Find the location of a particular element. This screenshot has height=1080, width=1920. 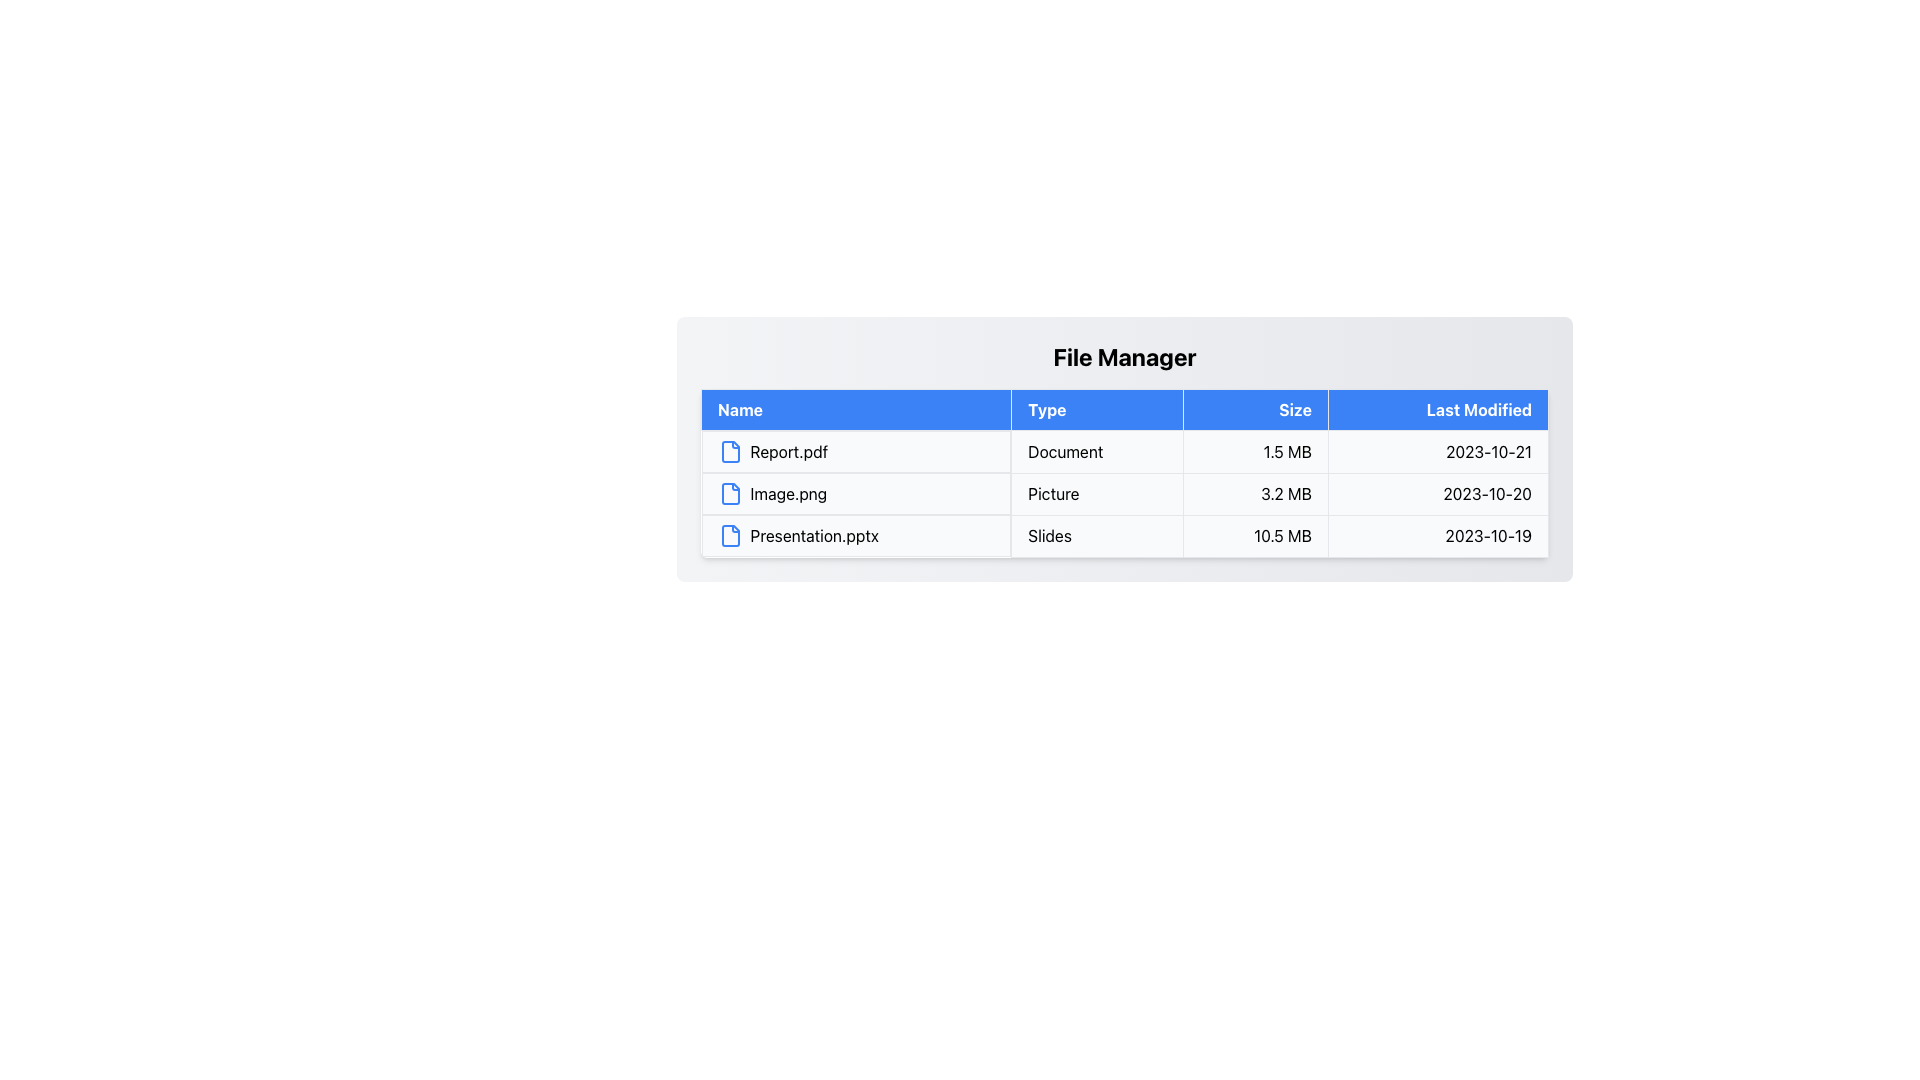

the file icon resembling a document is located at coordinates (729, 535).